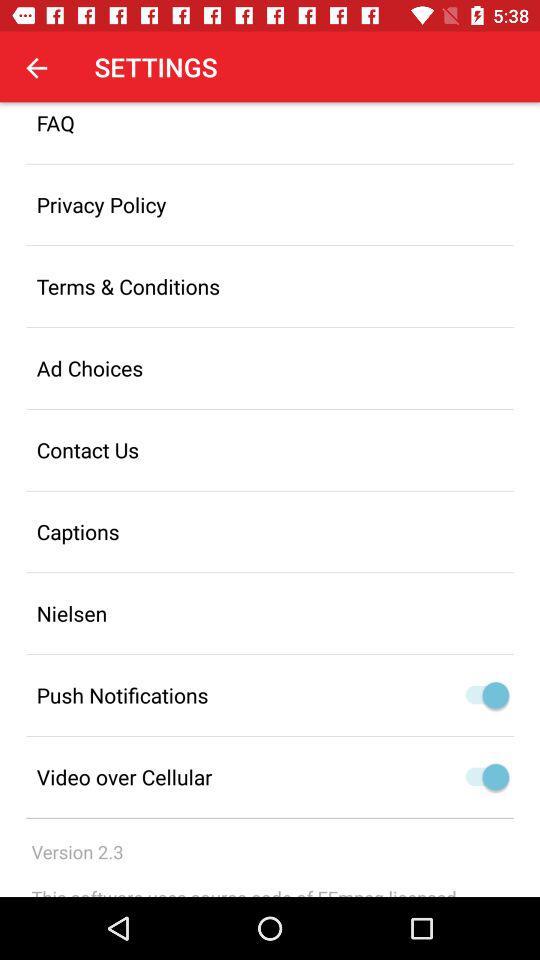  What do you see at coordinates (481, 776) in the screenshot?
I see `the on option` at bounding box center [481, 776].